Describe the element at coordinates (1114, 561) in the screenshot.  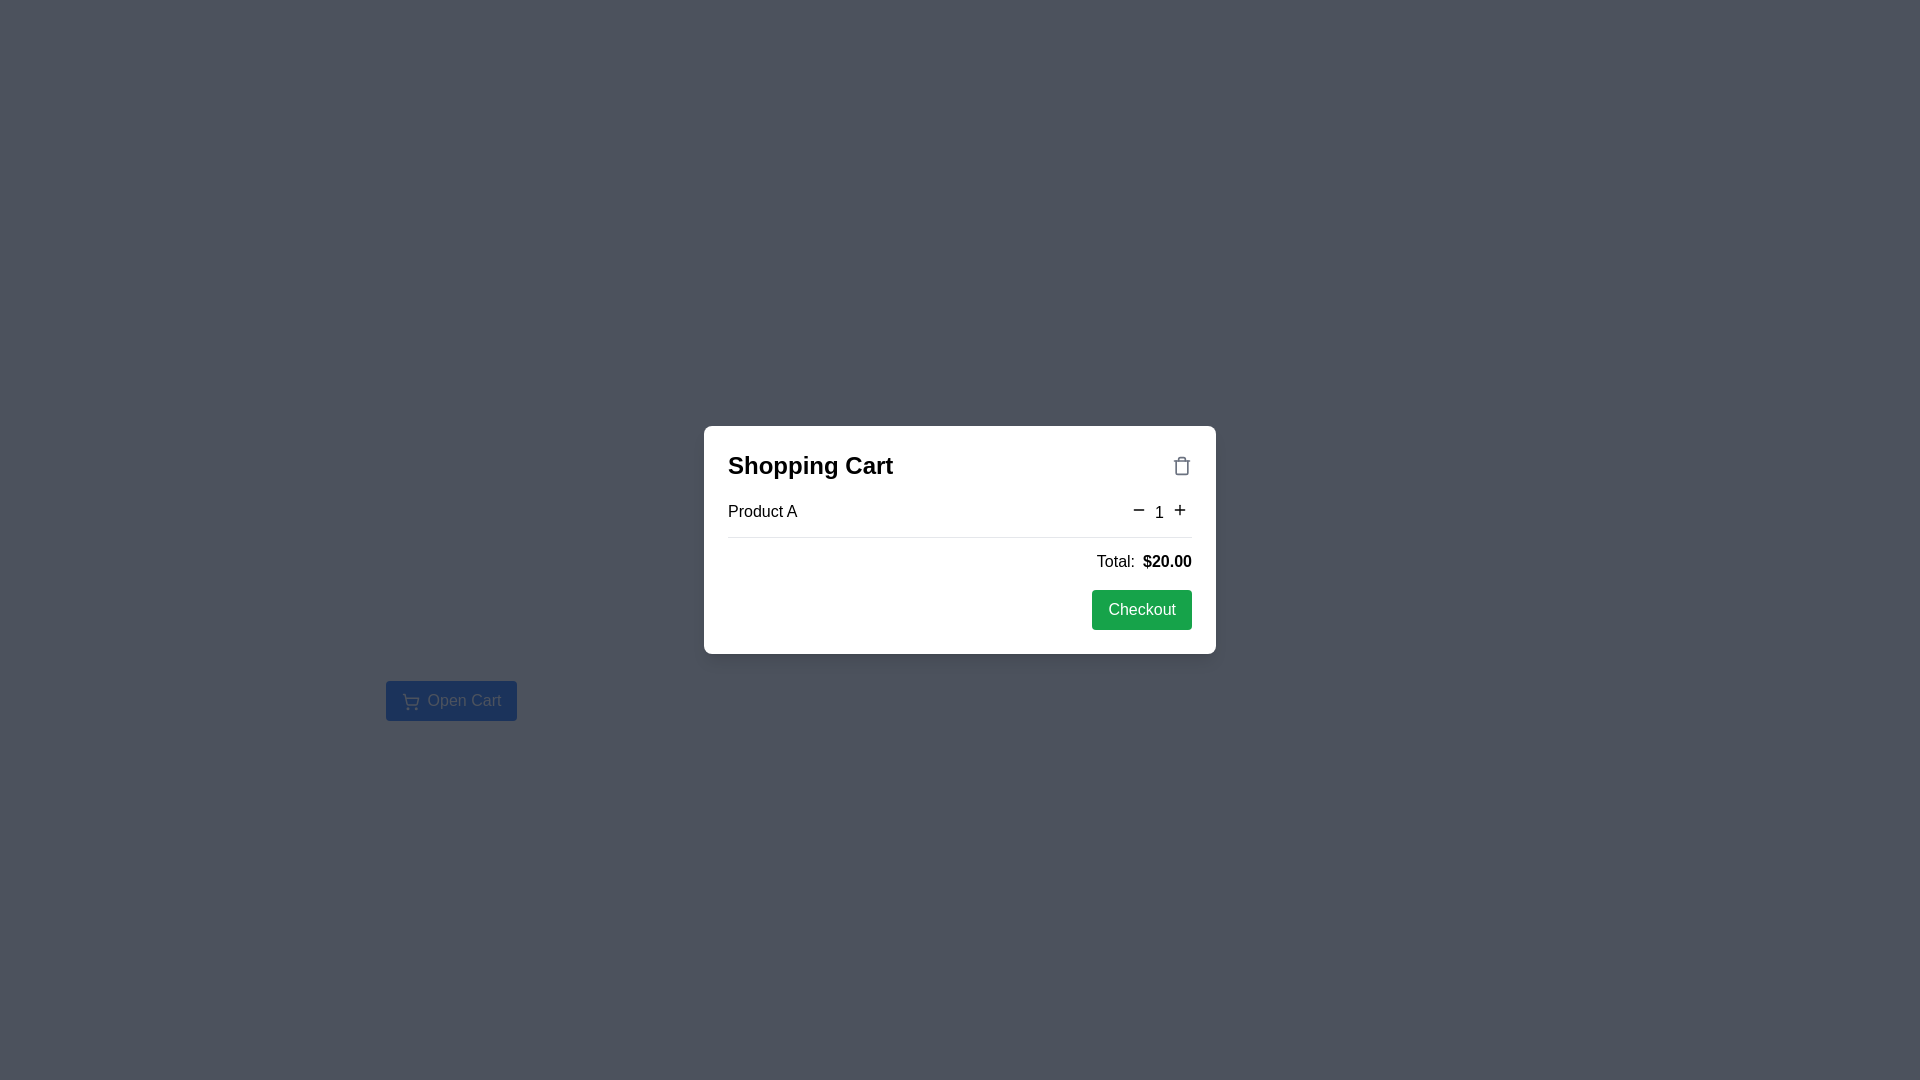
I see `the label 'Total:' which is displayed in bold and positioned to the left of the monetary value '$20.00' in the shopping cart interface` at that location.